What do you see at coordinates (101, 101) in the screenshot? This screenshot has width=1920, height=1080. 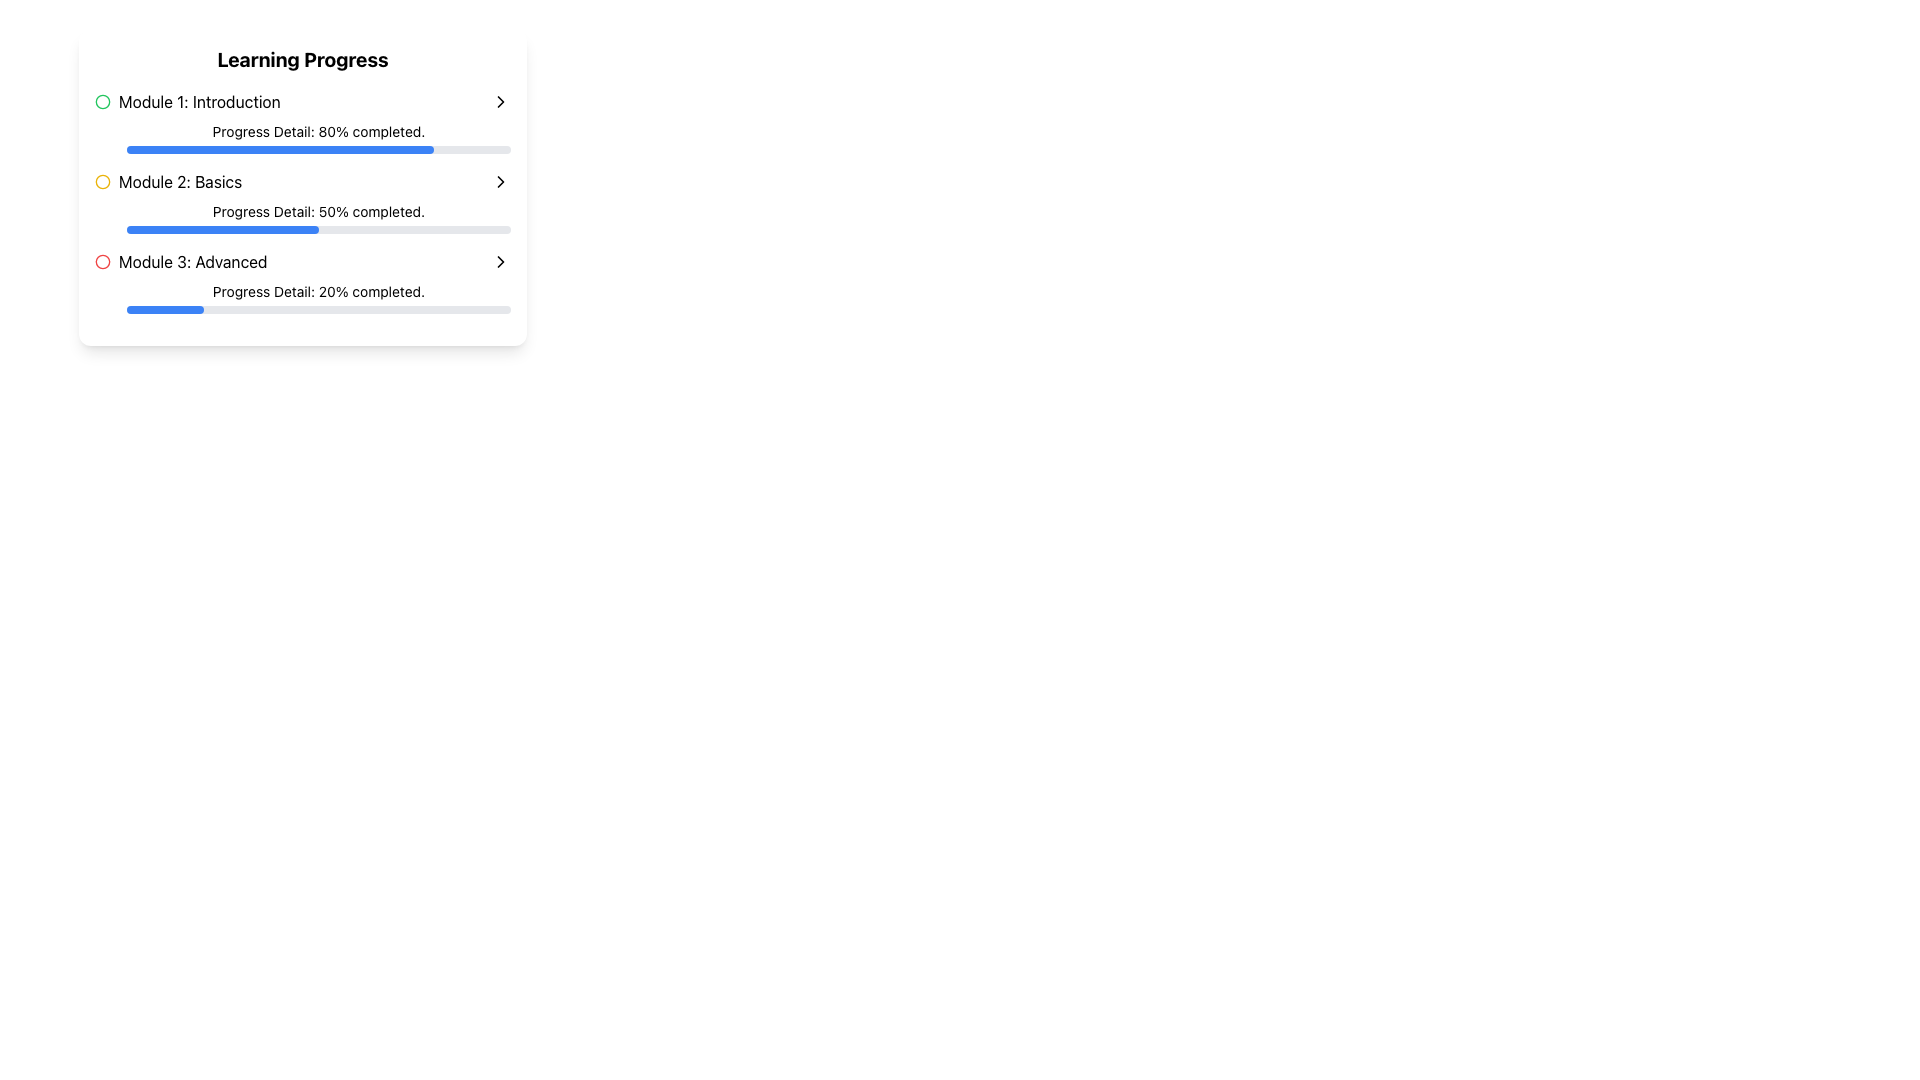 I see `the Status indicator icon with a green outline next to the 'Module 1: Introduction' label in the Learning Progress list` at bounding box center [101, 101].